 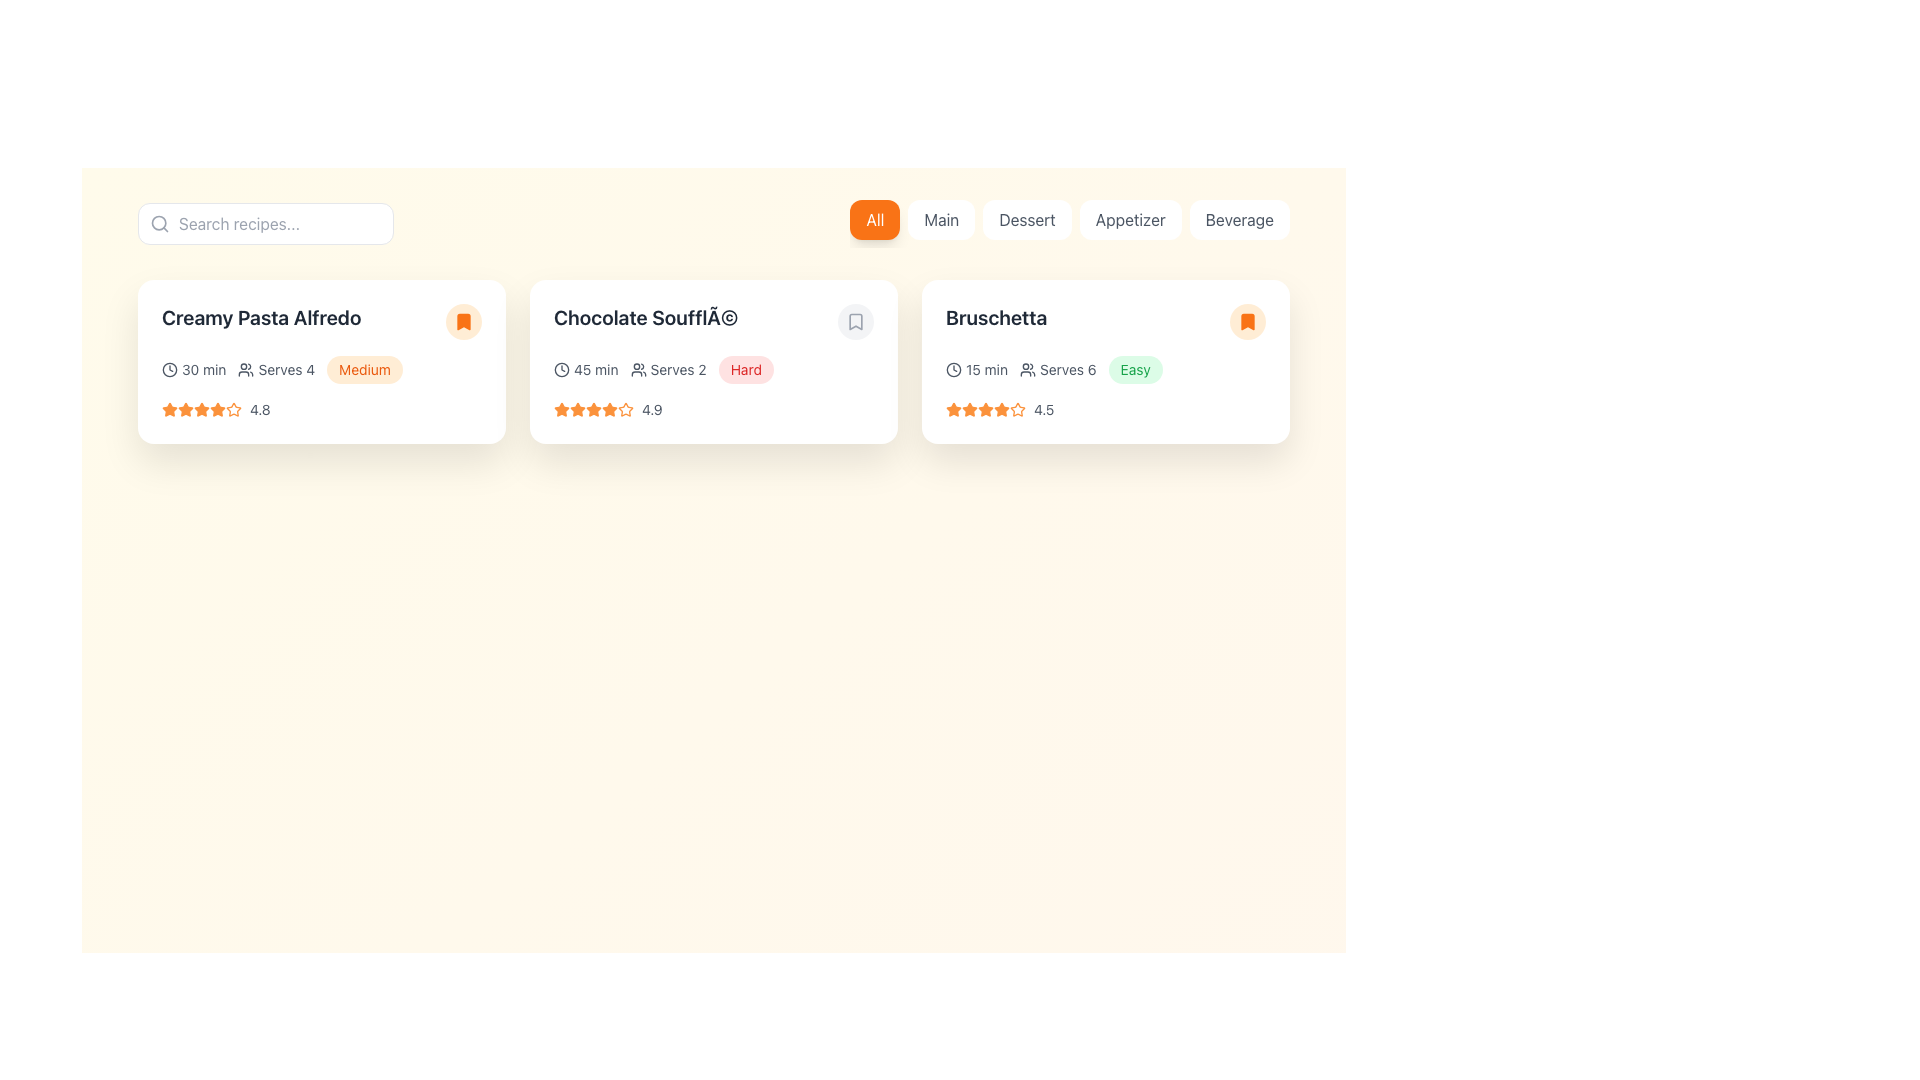 I want to click on the text label displaying 'Serves 2', so click(x=678, y=370).